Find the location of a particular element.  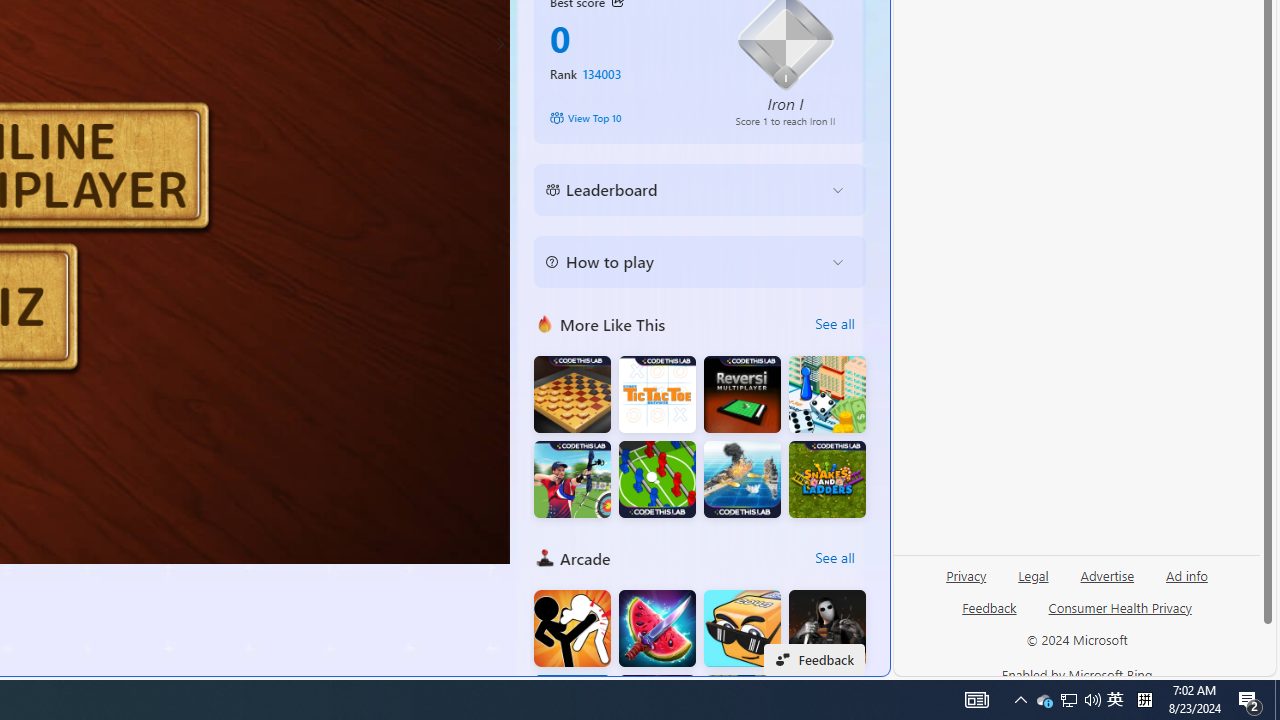

'Master Checkers Multiplayer' is located at coordinates (571, 394).